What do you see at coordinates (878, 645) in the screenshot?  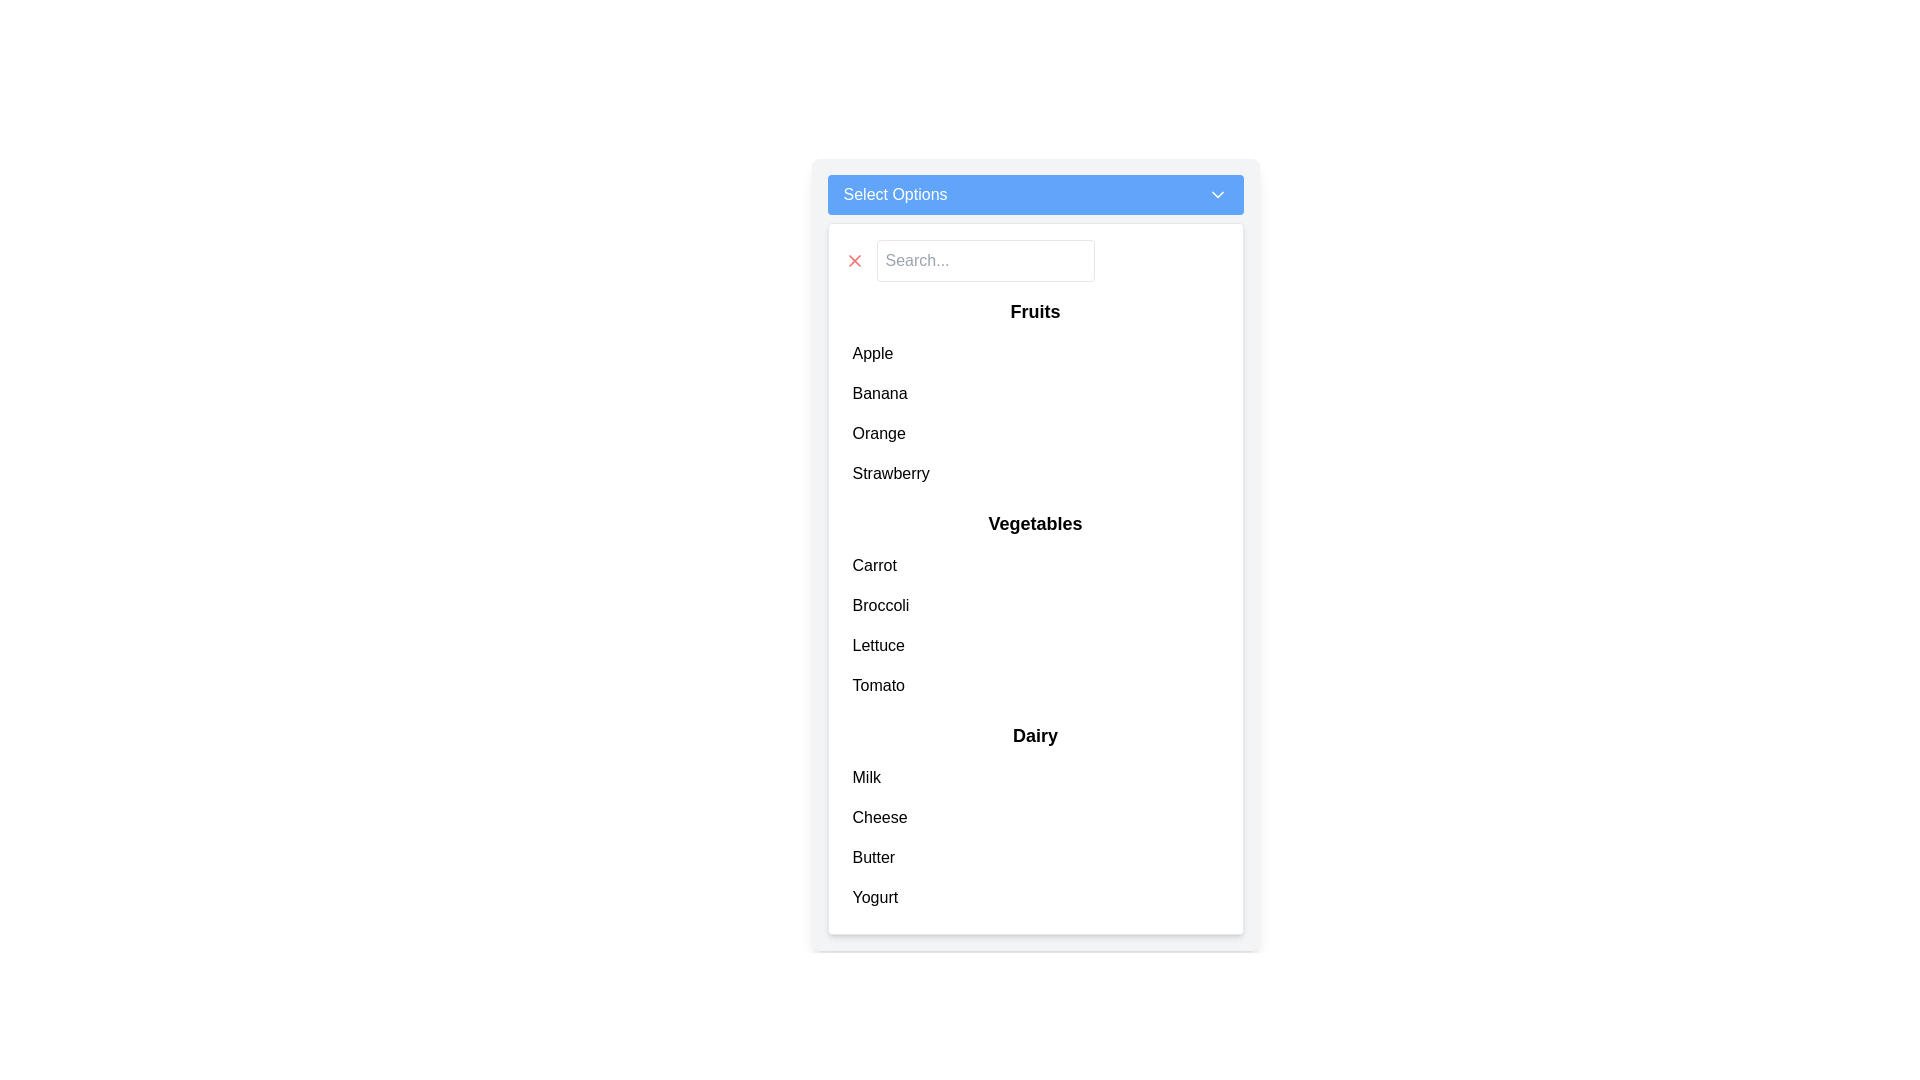 I see `the 'Lettuce' label in the 'Vegetables' section` at bounding box center [878, 645].